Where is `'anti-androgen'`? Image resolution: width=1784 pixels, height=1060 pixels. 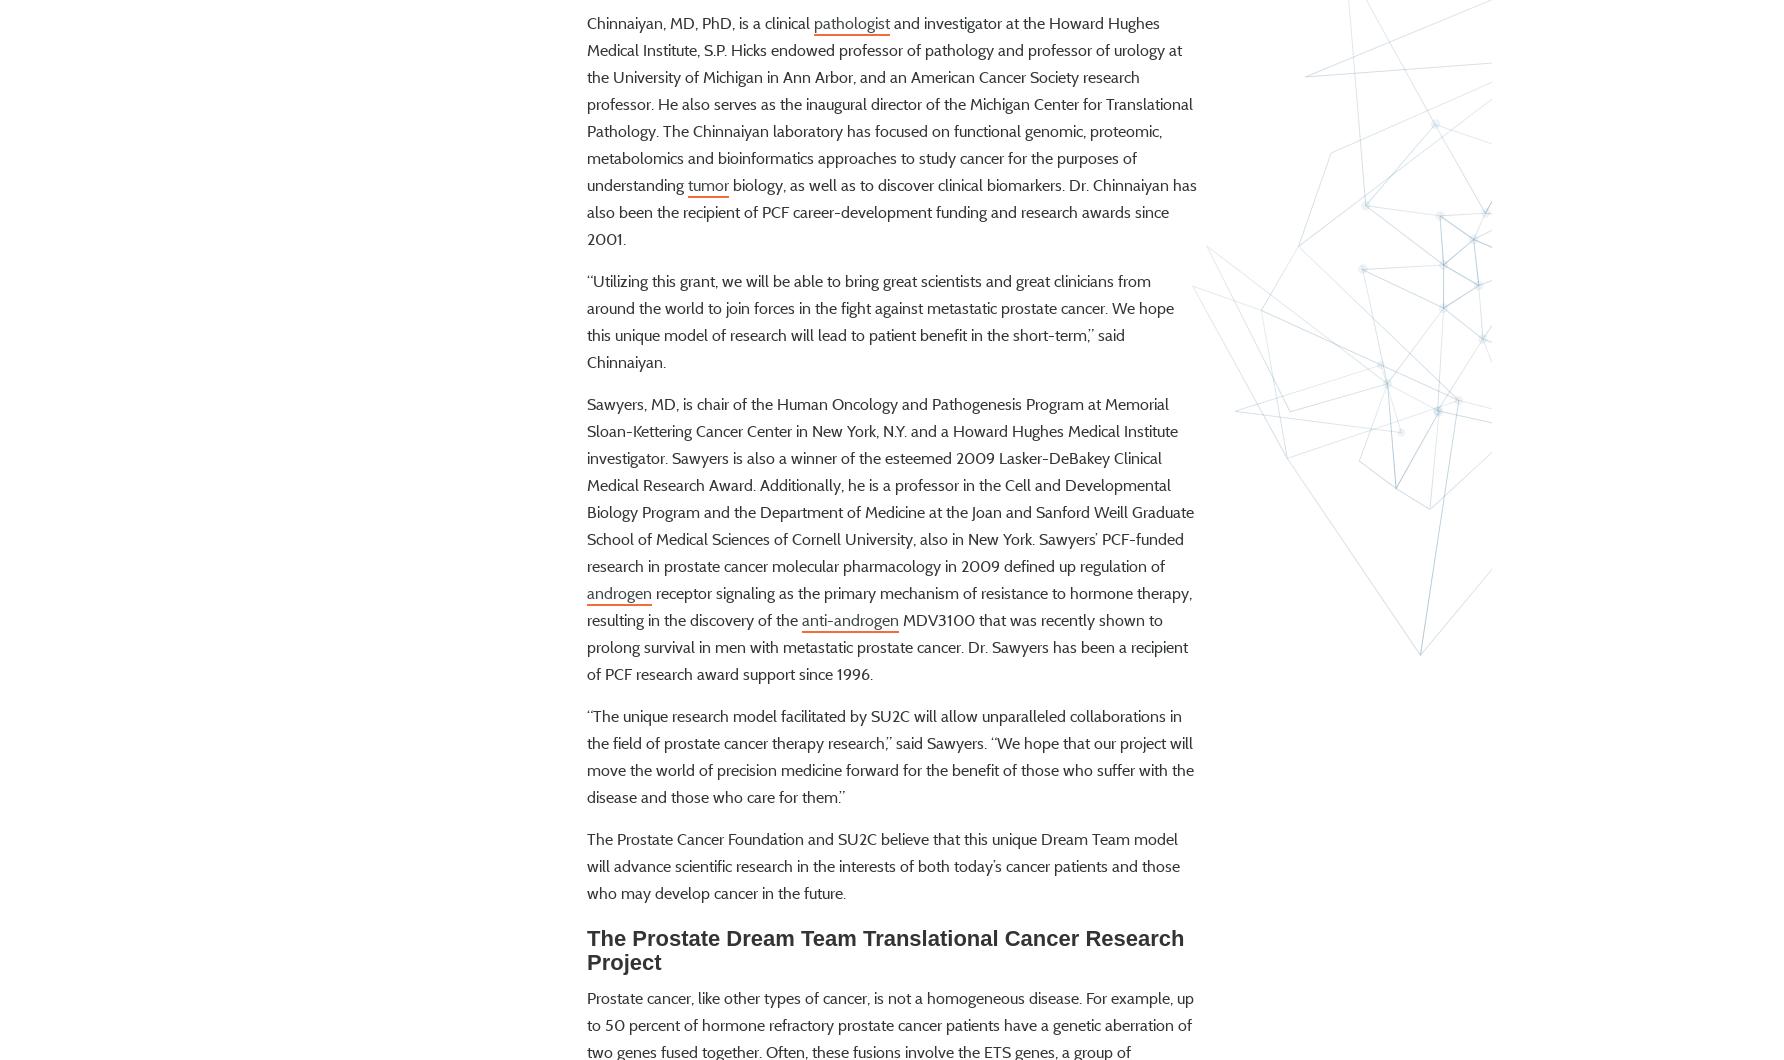
'anti-androgen' is located at coordinates (849, 676).